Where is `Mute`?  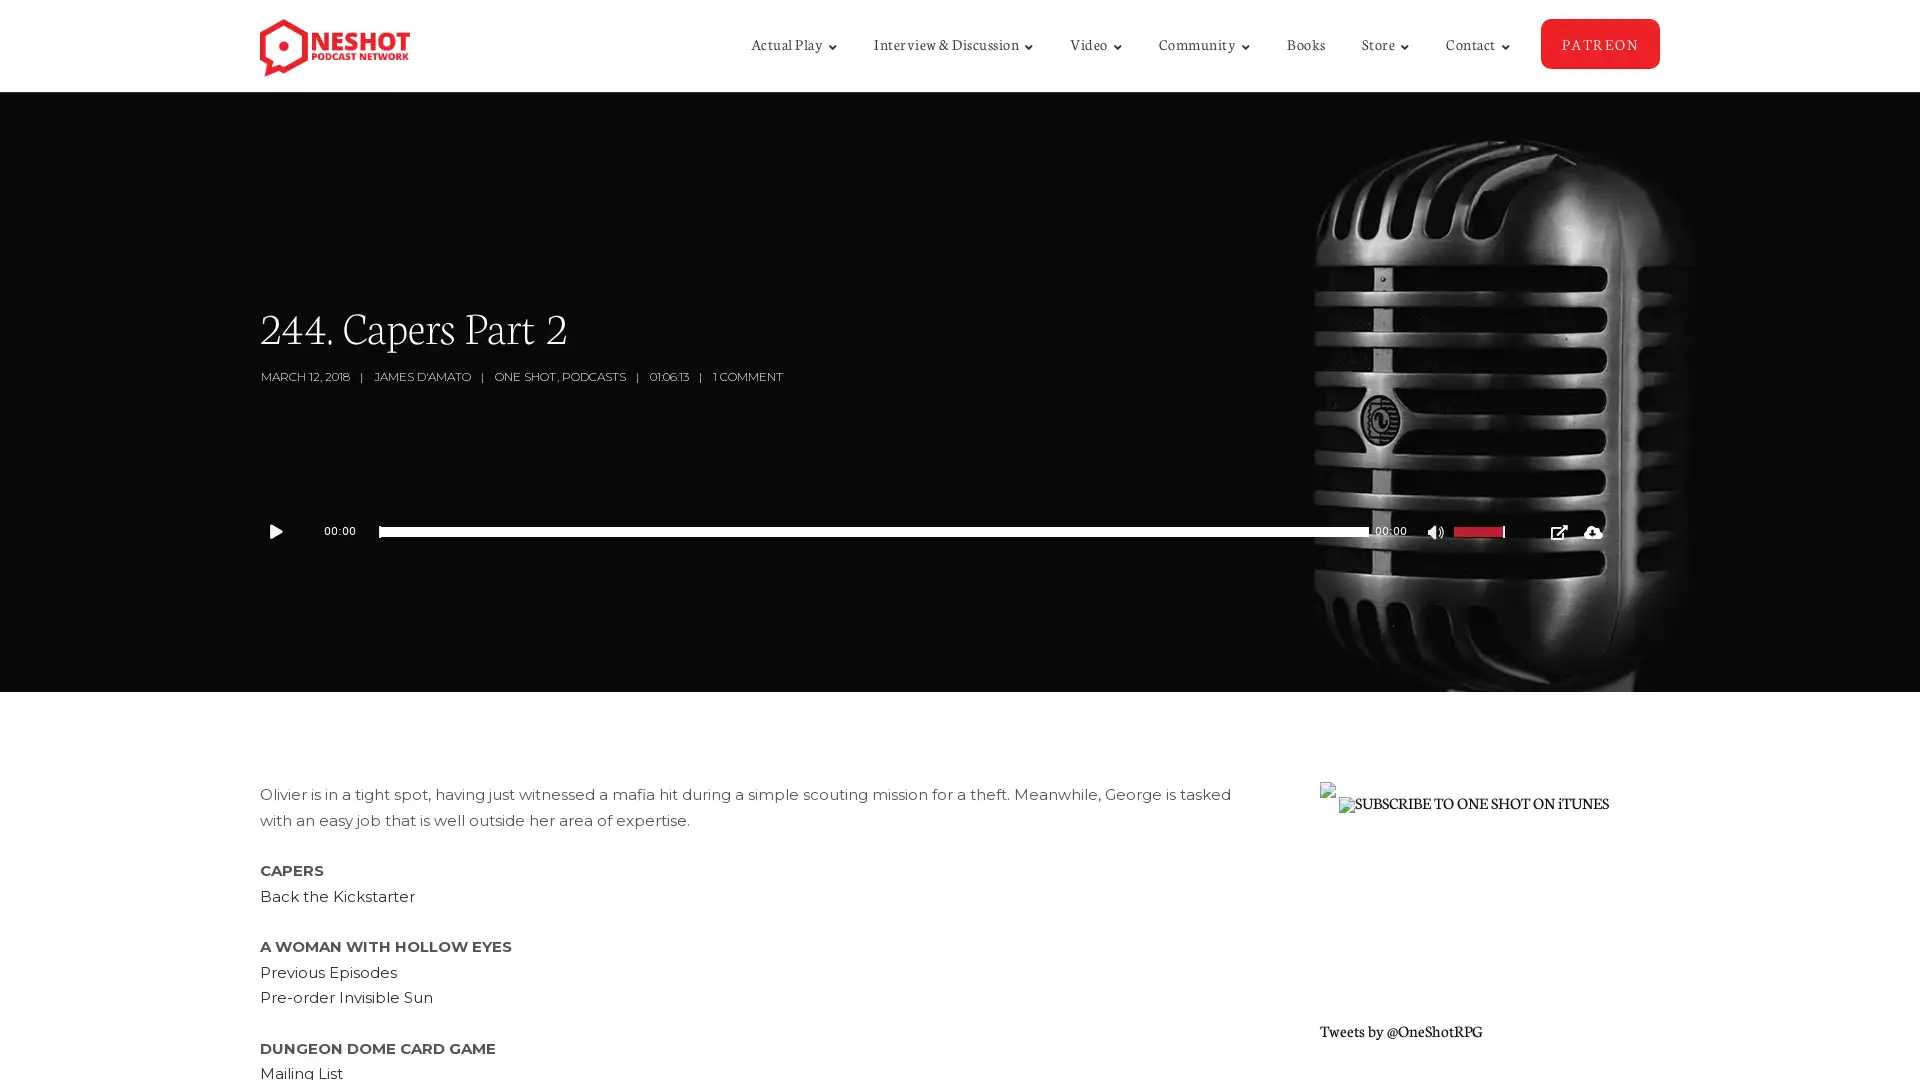
Mute is located at coordinates (1437, 534).